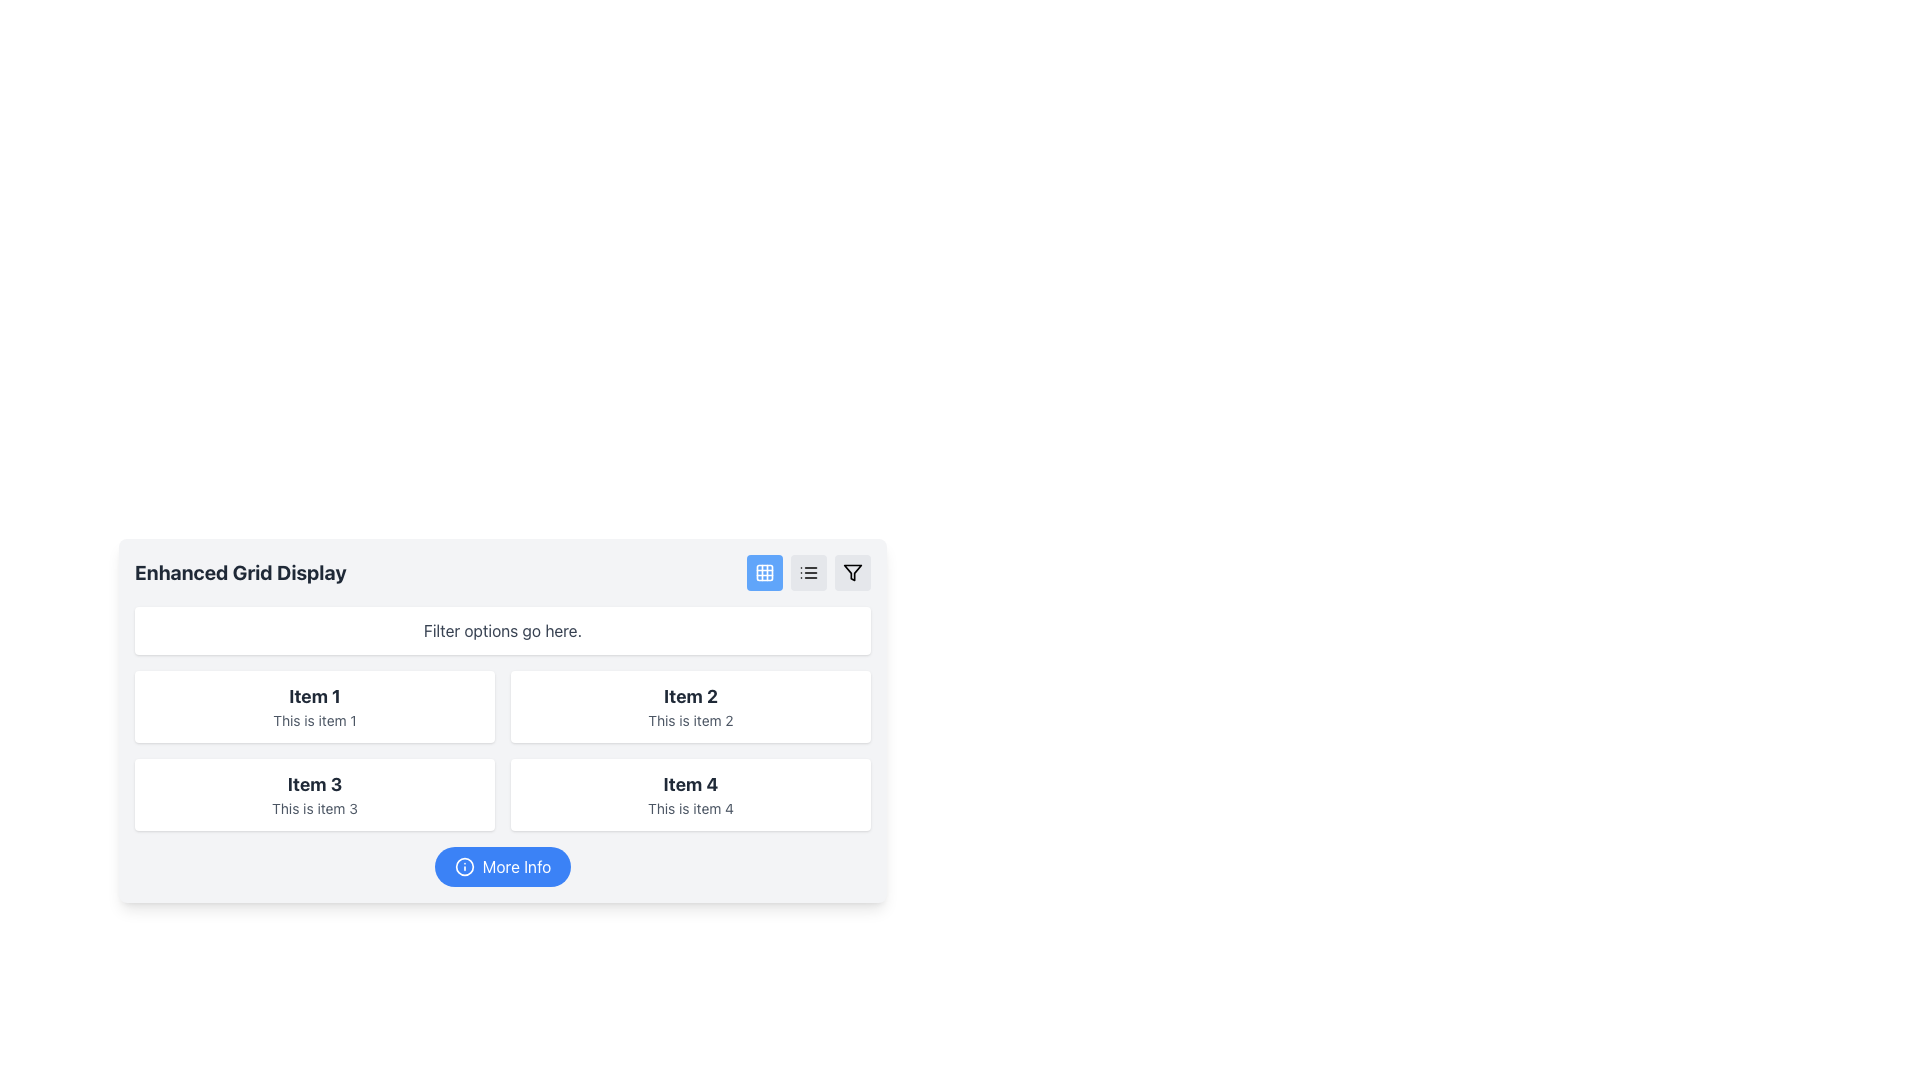 The image size is (1920, 1080). Describe the element at coordinates (314, 696) in the screenshot. I see `the card` at that location.